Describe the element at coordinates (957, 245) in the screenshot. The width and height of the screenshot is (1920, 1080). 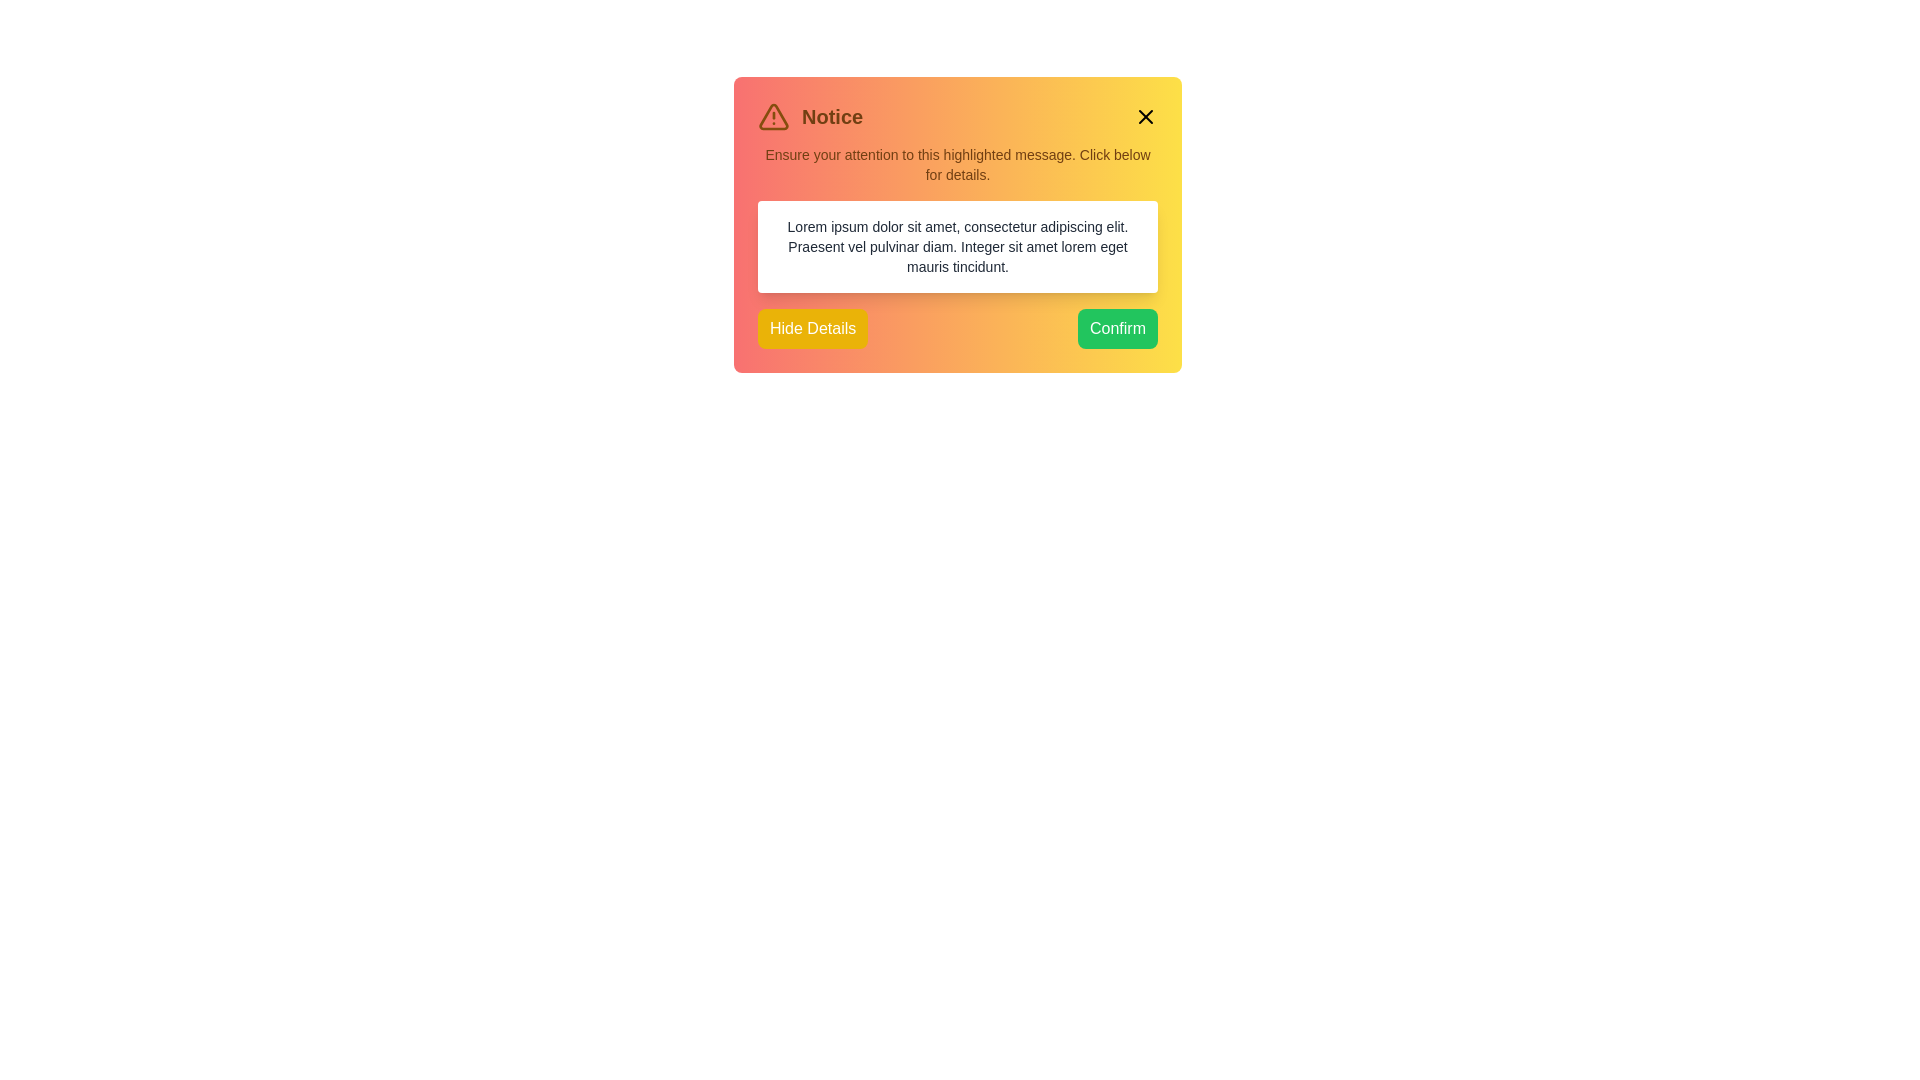
I see `the details text area to focus on it` at that location.